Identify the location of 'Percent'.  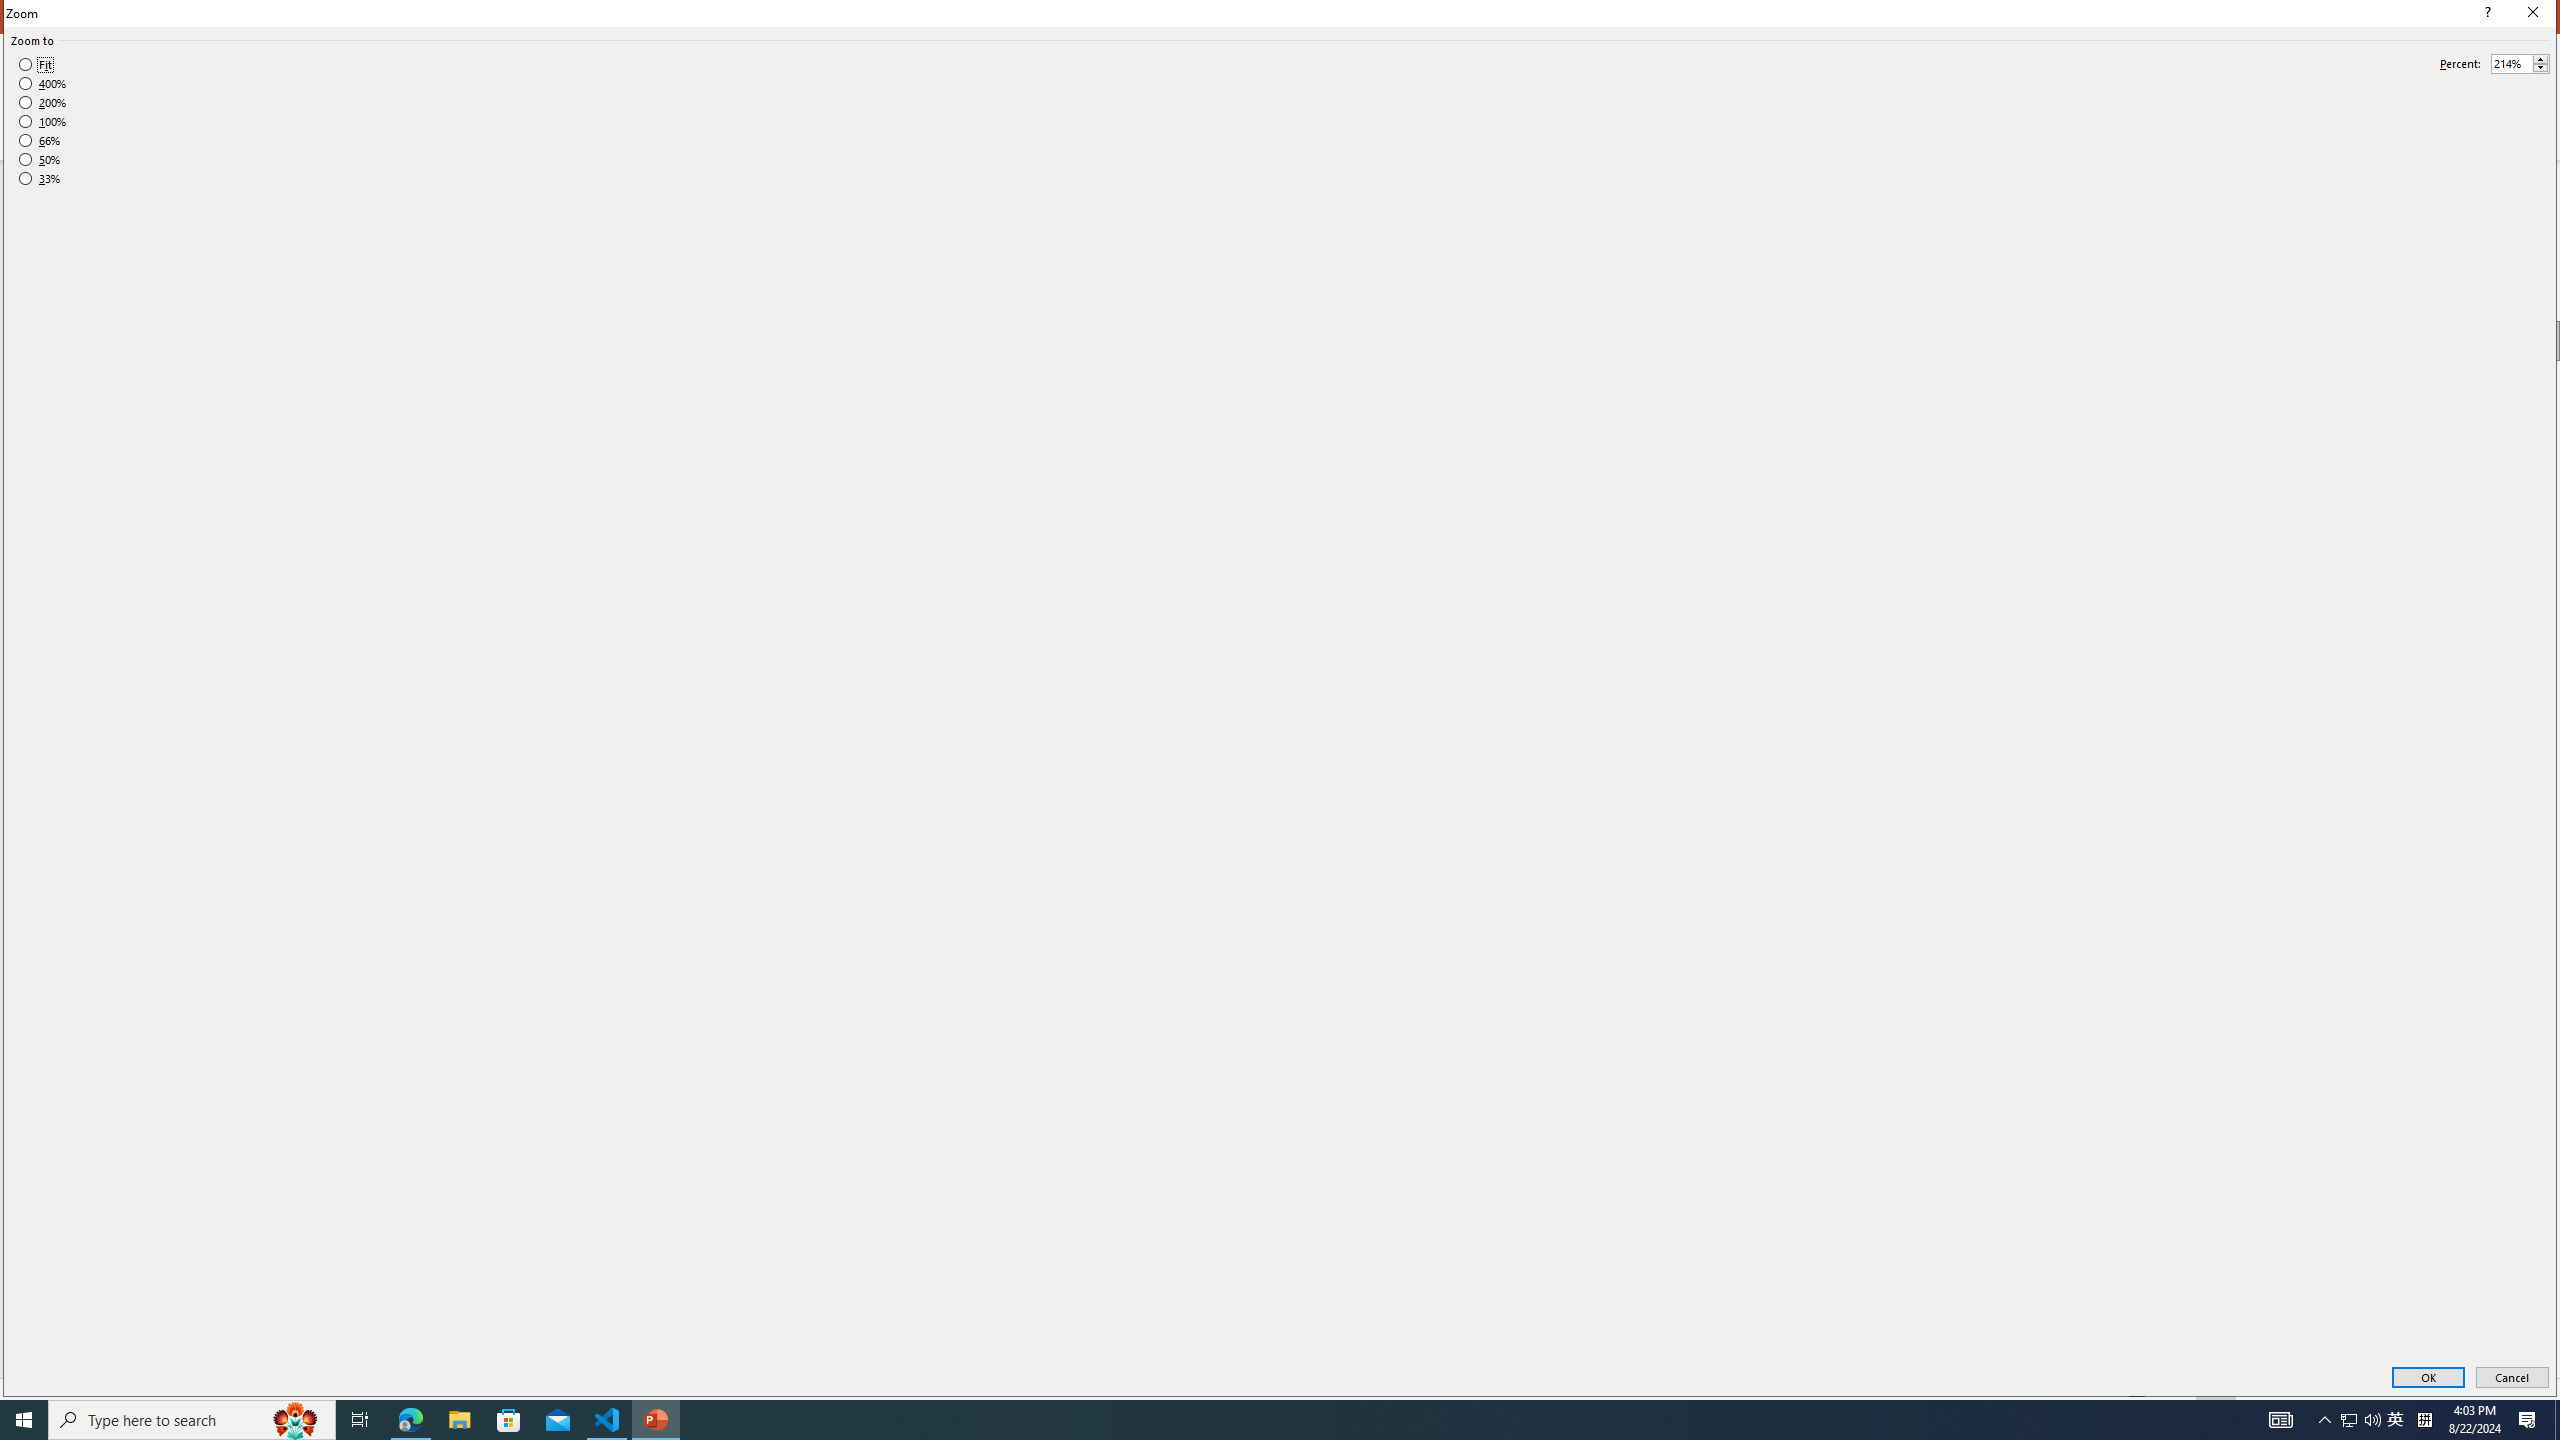
(2519, 64).